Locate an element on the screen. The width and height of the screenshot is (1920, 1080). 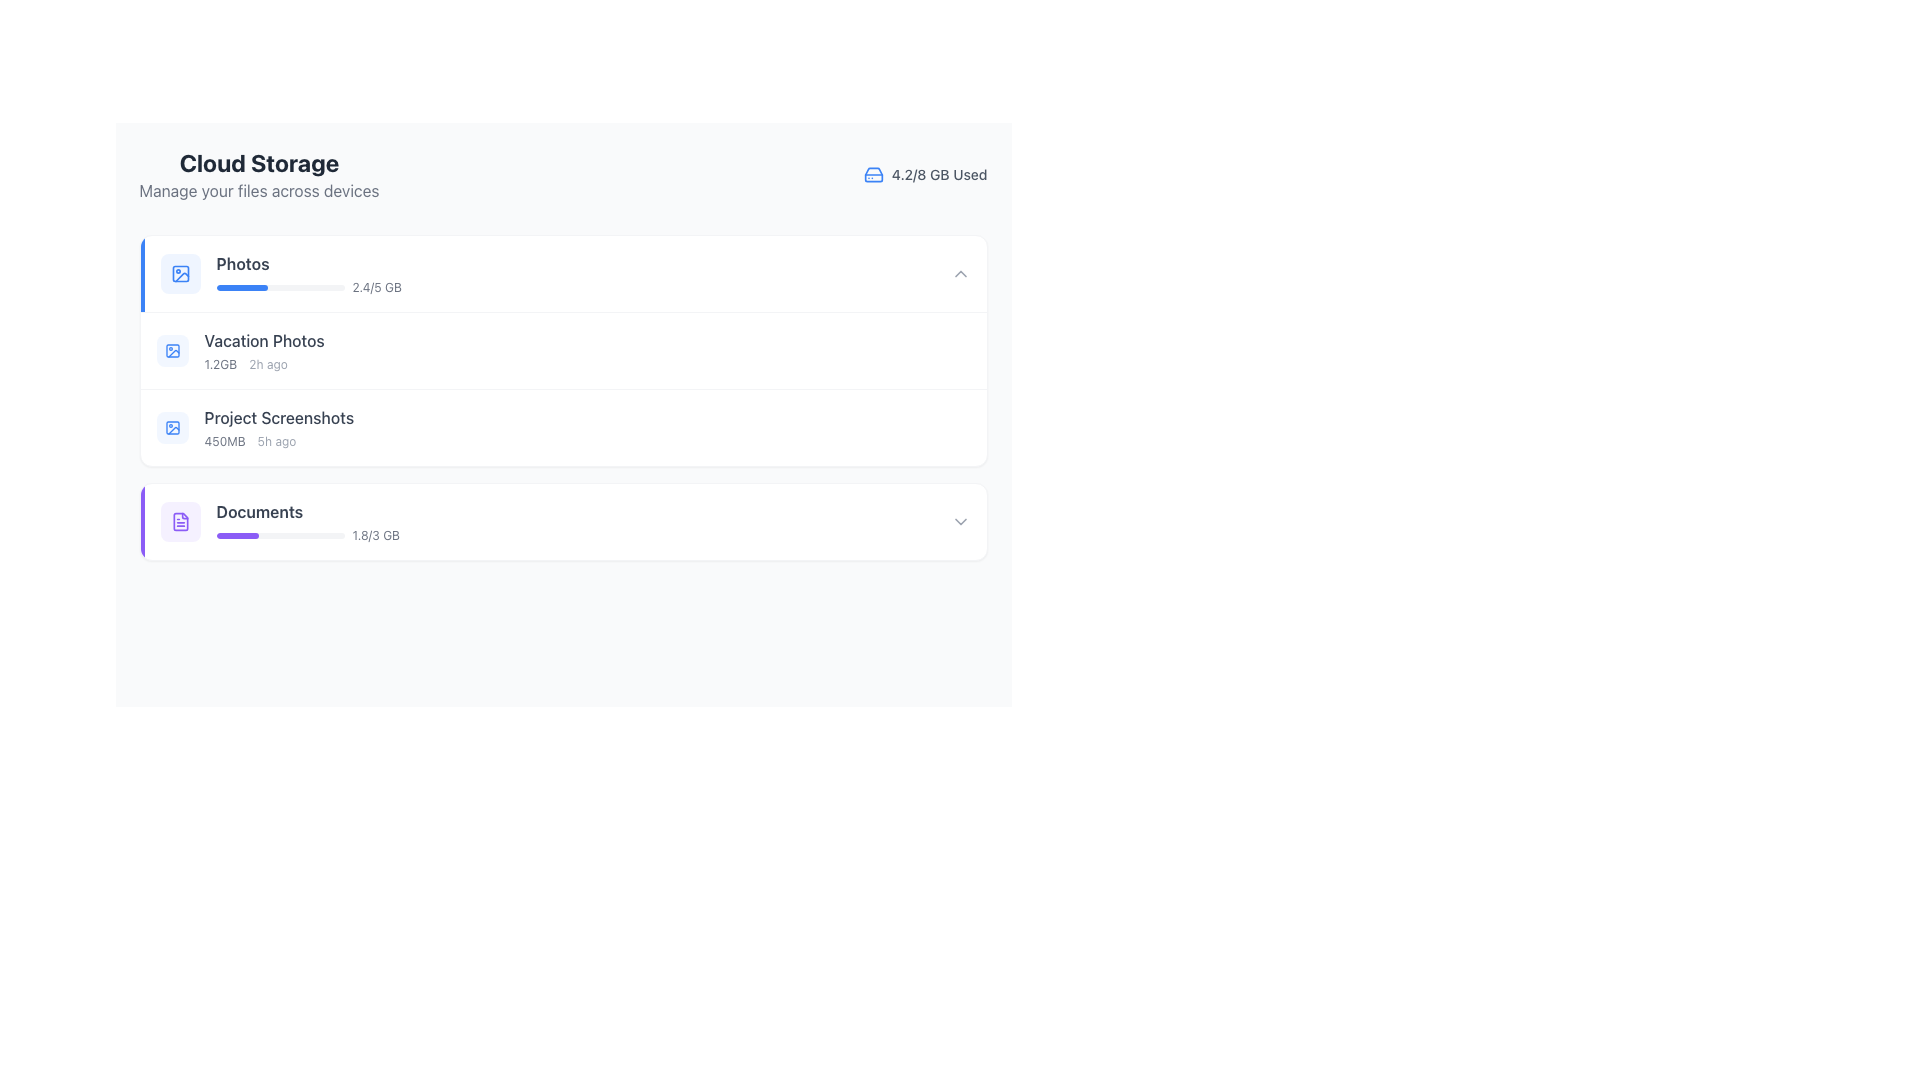
the hard drive icon located to the upper right corner of the interface, adjacent to the text '4.2/8 GB Used.' is located at coordinates (873, 173).